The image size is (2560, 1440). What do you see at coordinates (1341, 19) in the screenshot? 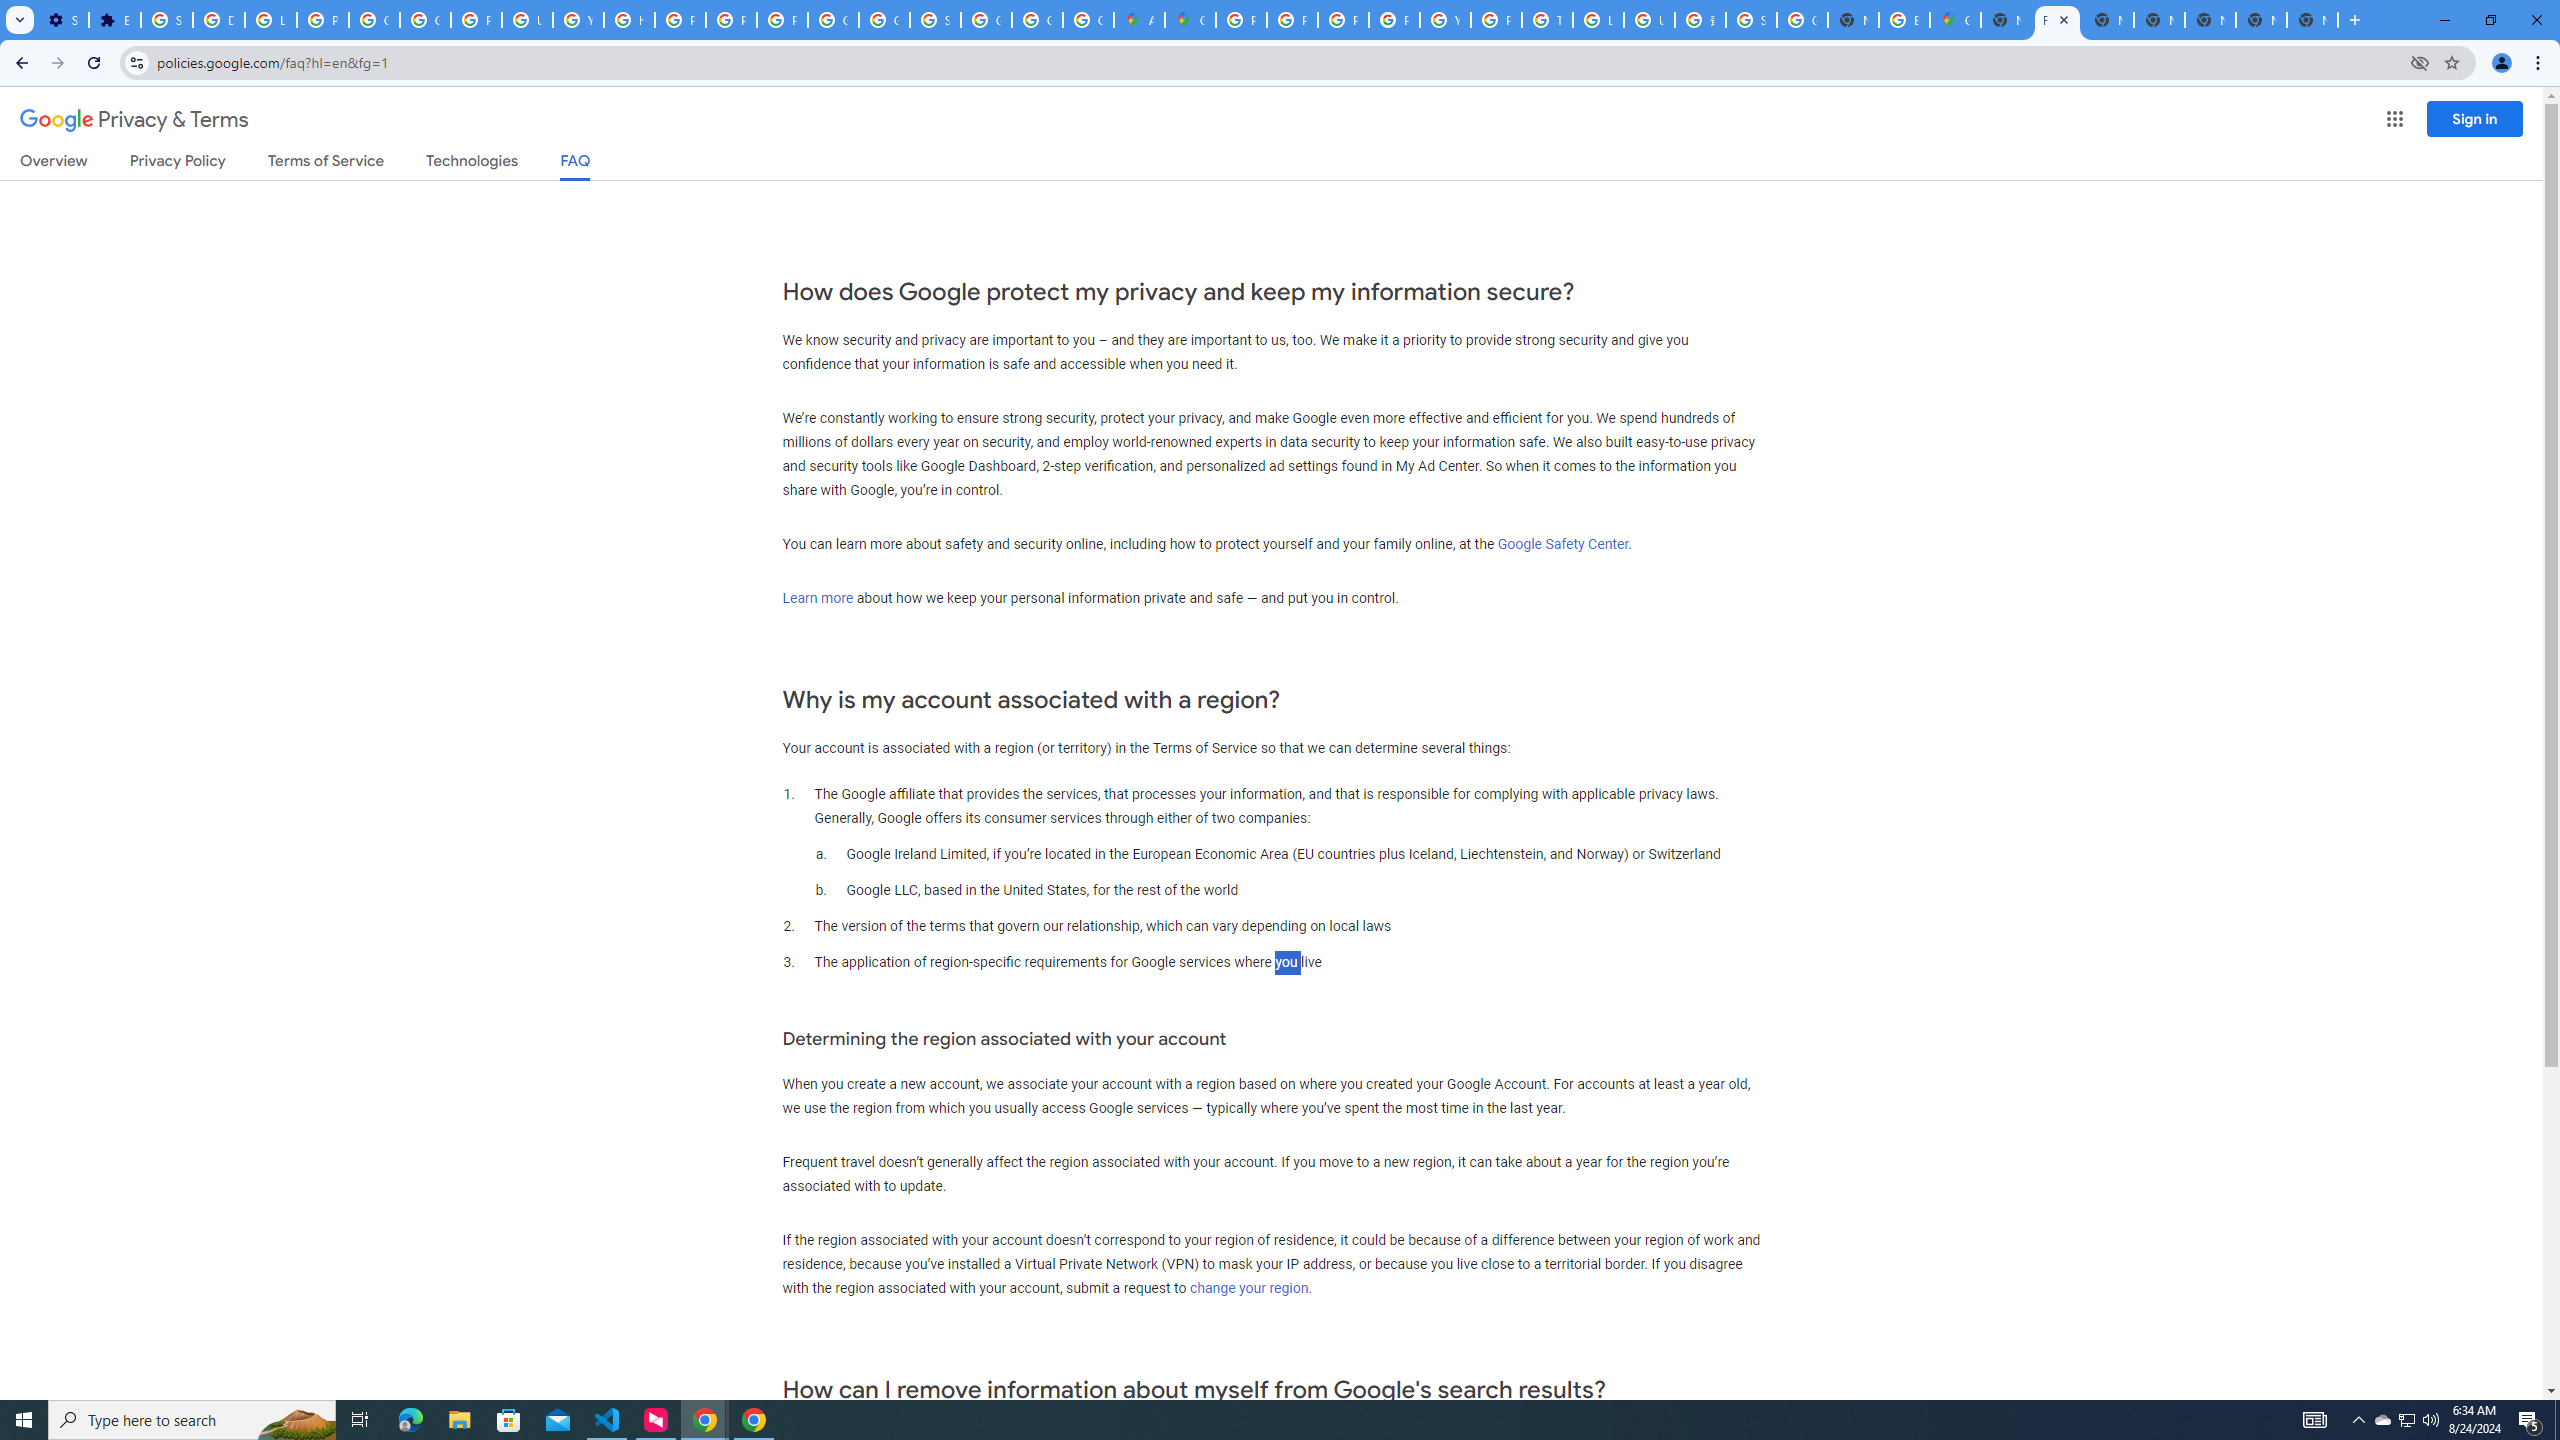
I see `'Privacy Help Center - Policies Help'` at bounding box center [1341, 19].